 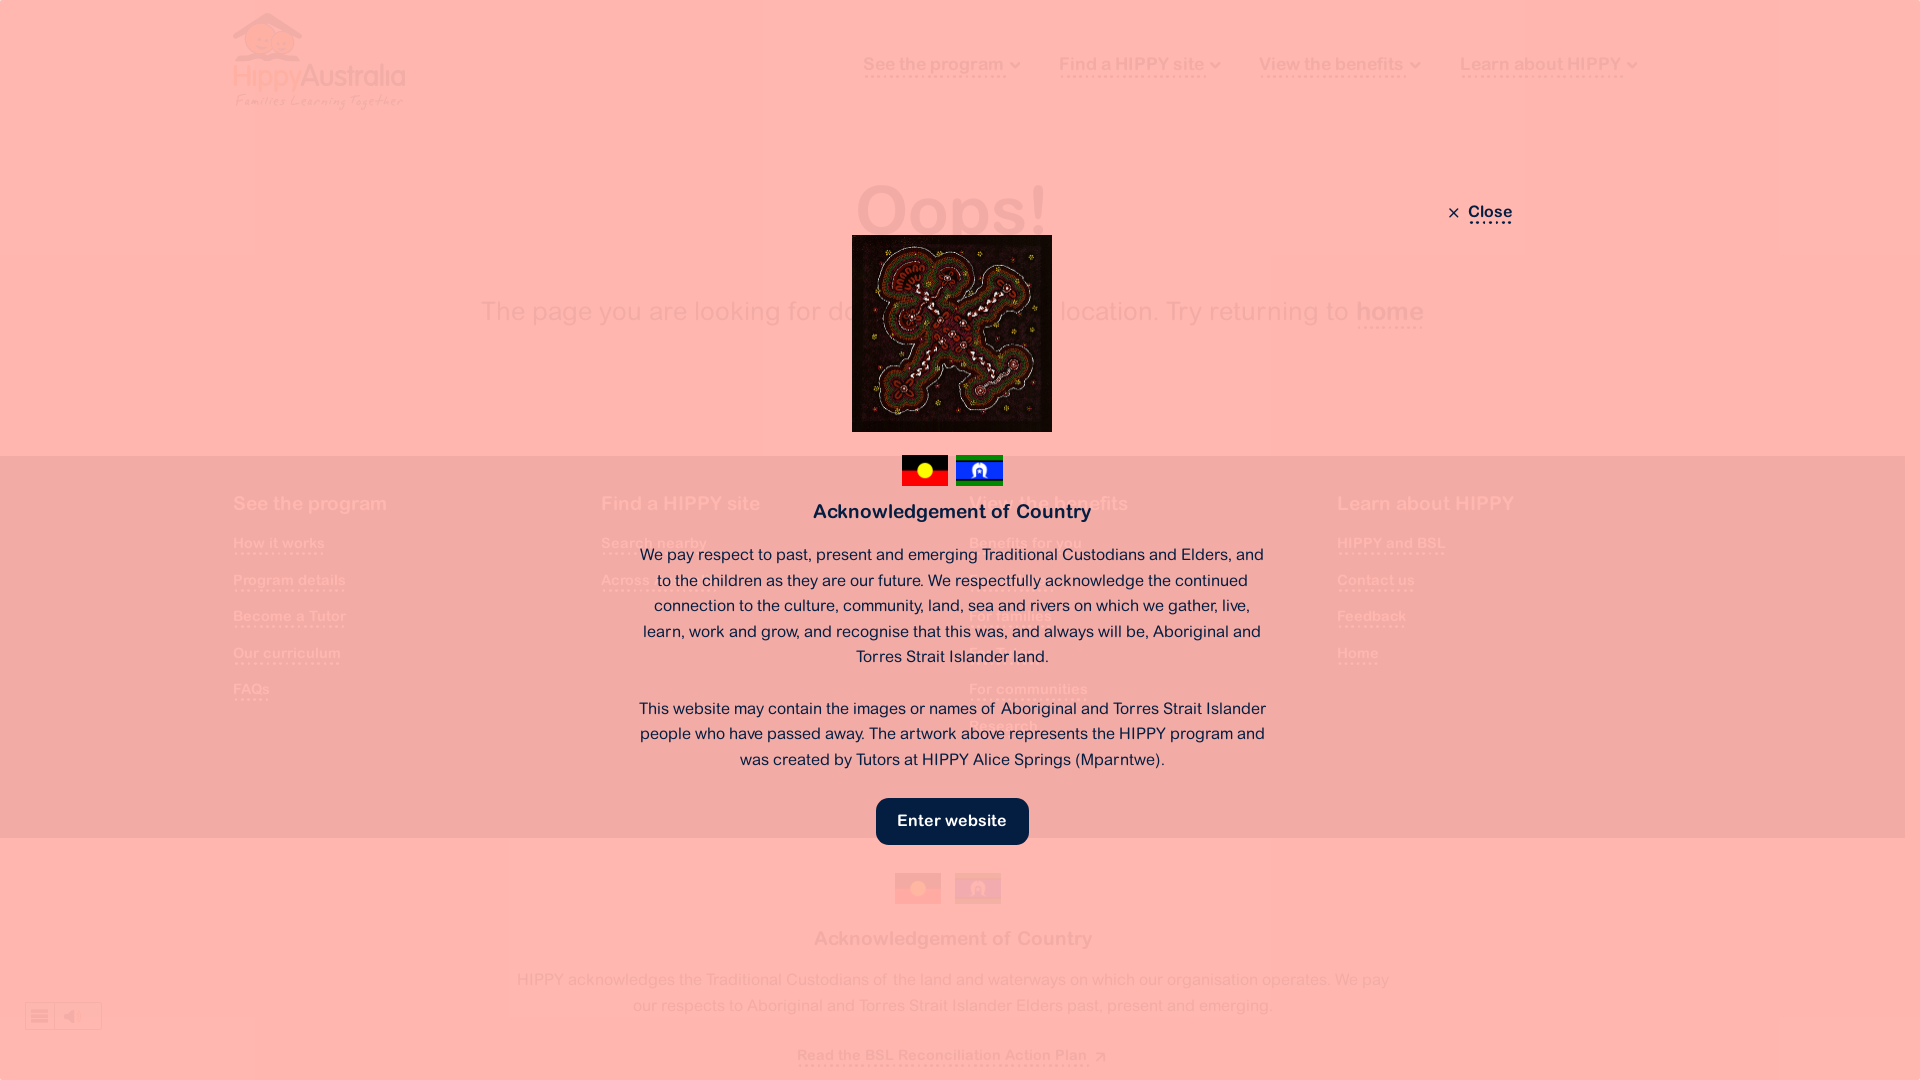 I want to click on 'Across Australia', so click(x=658, y=579).